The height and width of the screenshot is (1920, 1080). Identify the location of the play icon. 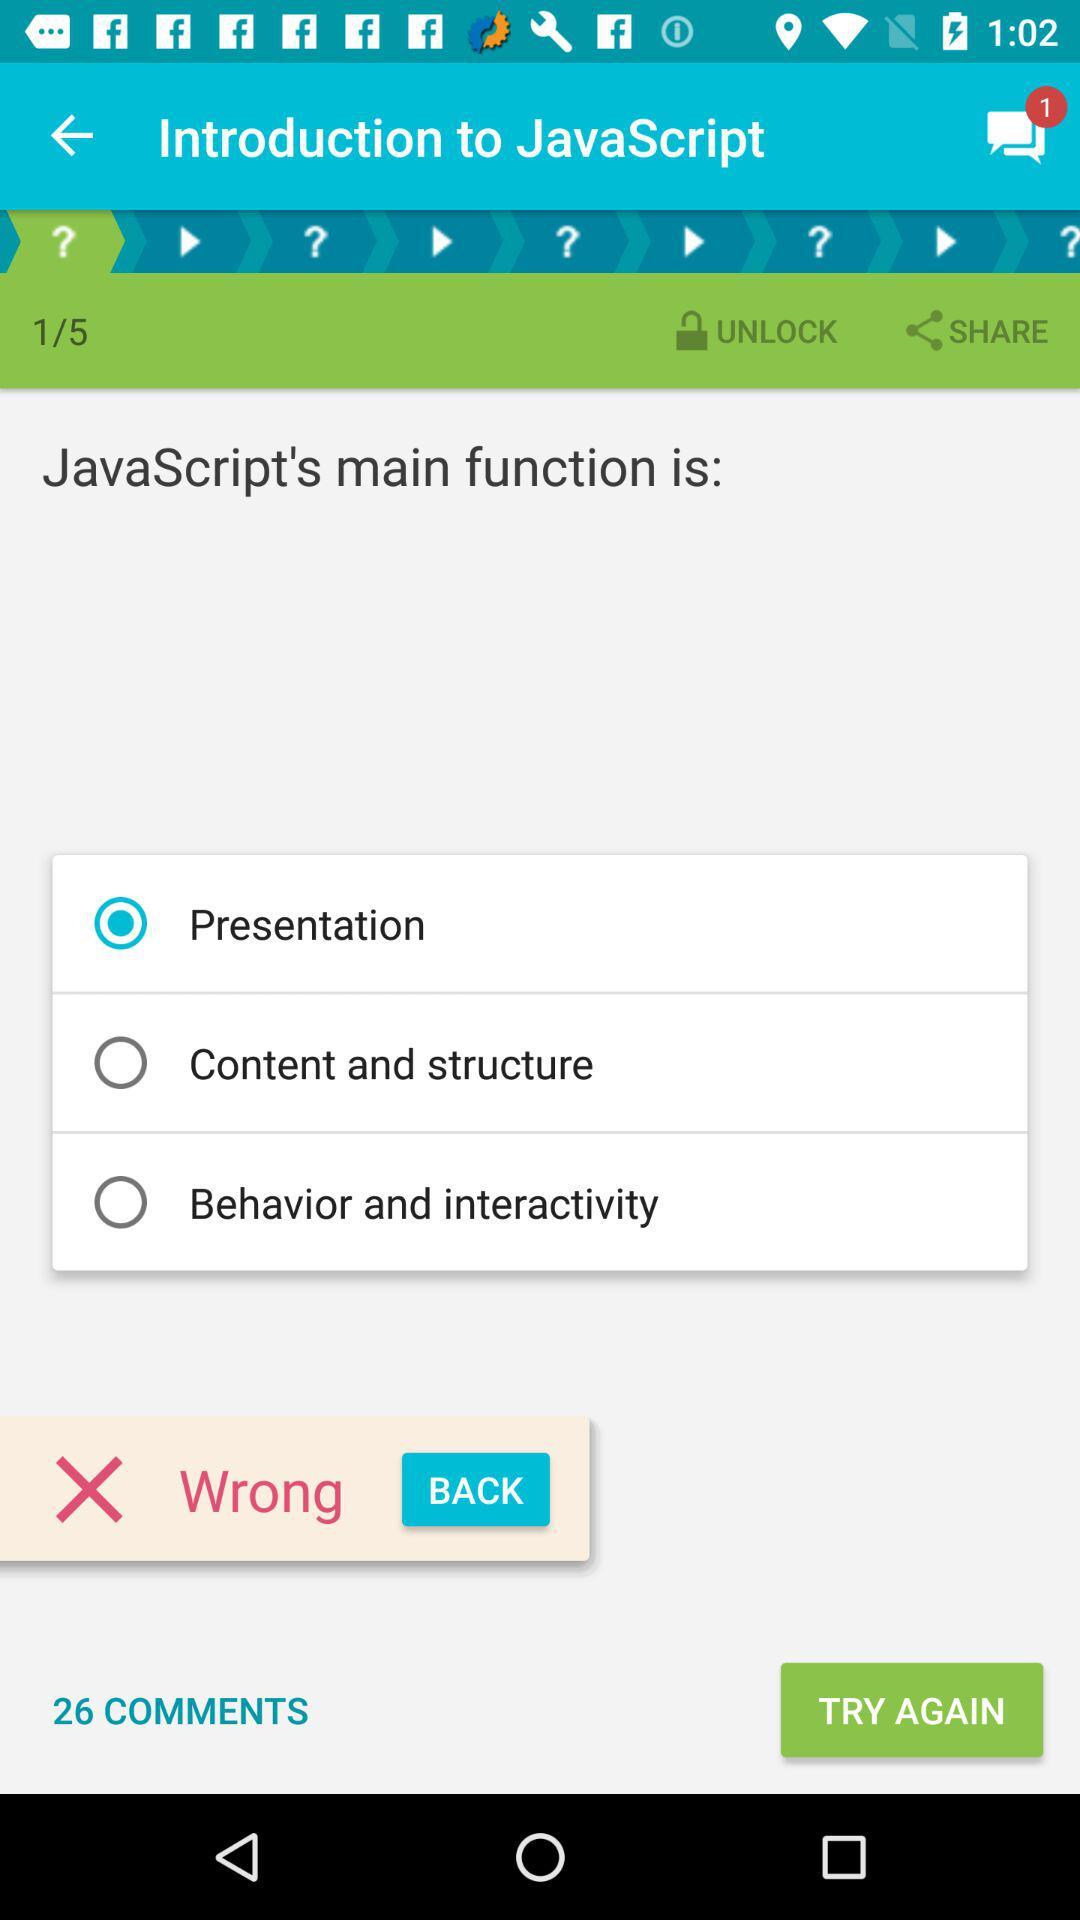
(945, 240).